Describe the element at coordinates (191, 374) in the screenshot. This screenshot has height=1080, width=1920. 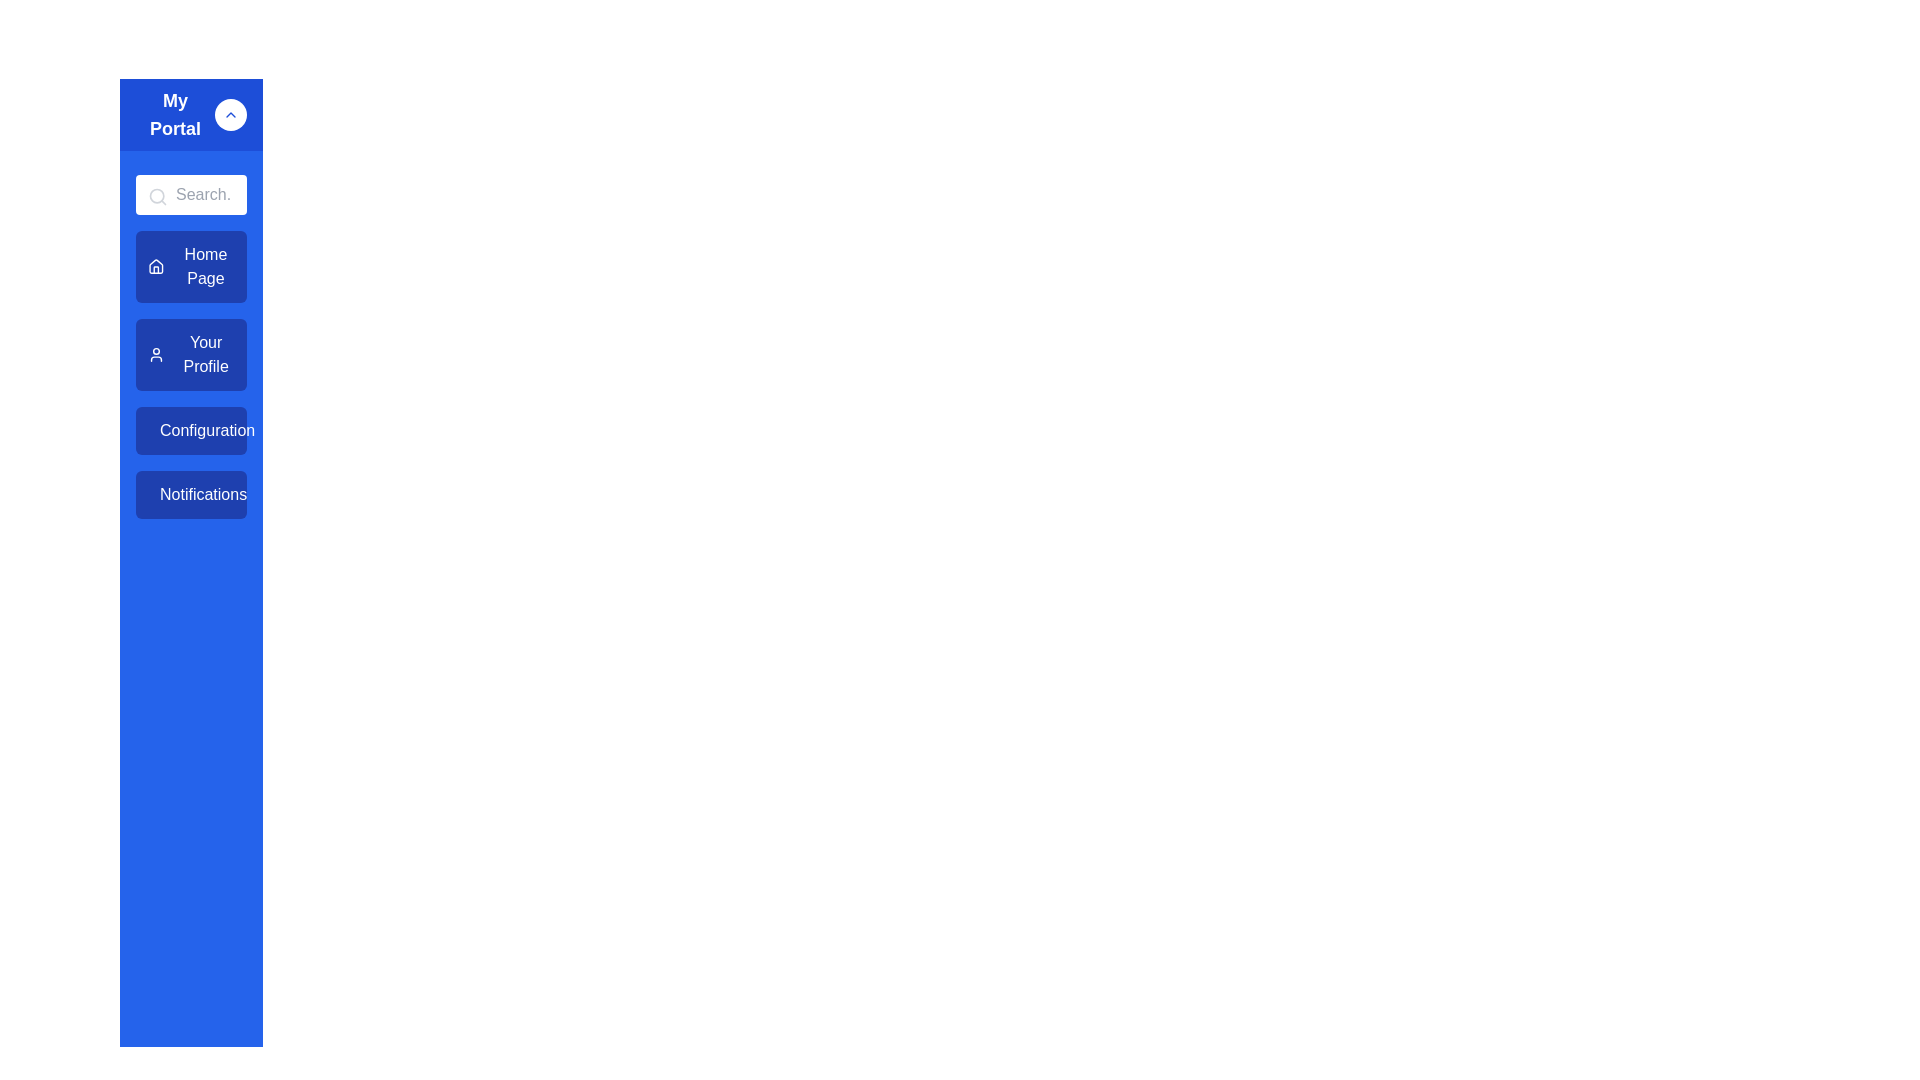
I see `the 'Your Profile' item in the vertical sidebar navigation menu` at that location.